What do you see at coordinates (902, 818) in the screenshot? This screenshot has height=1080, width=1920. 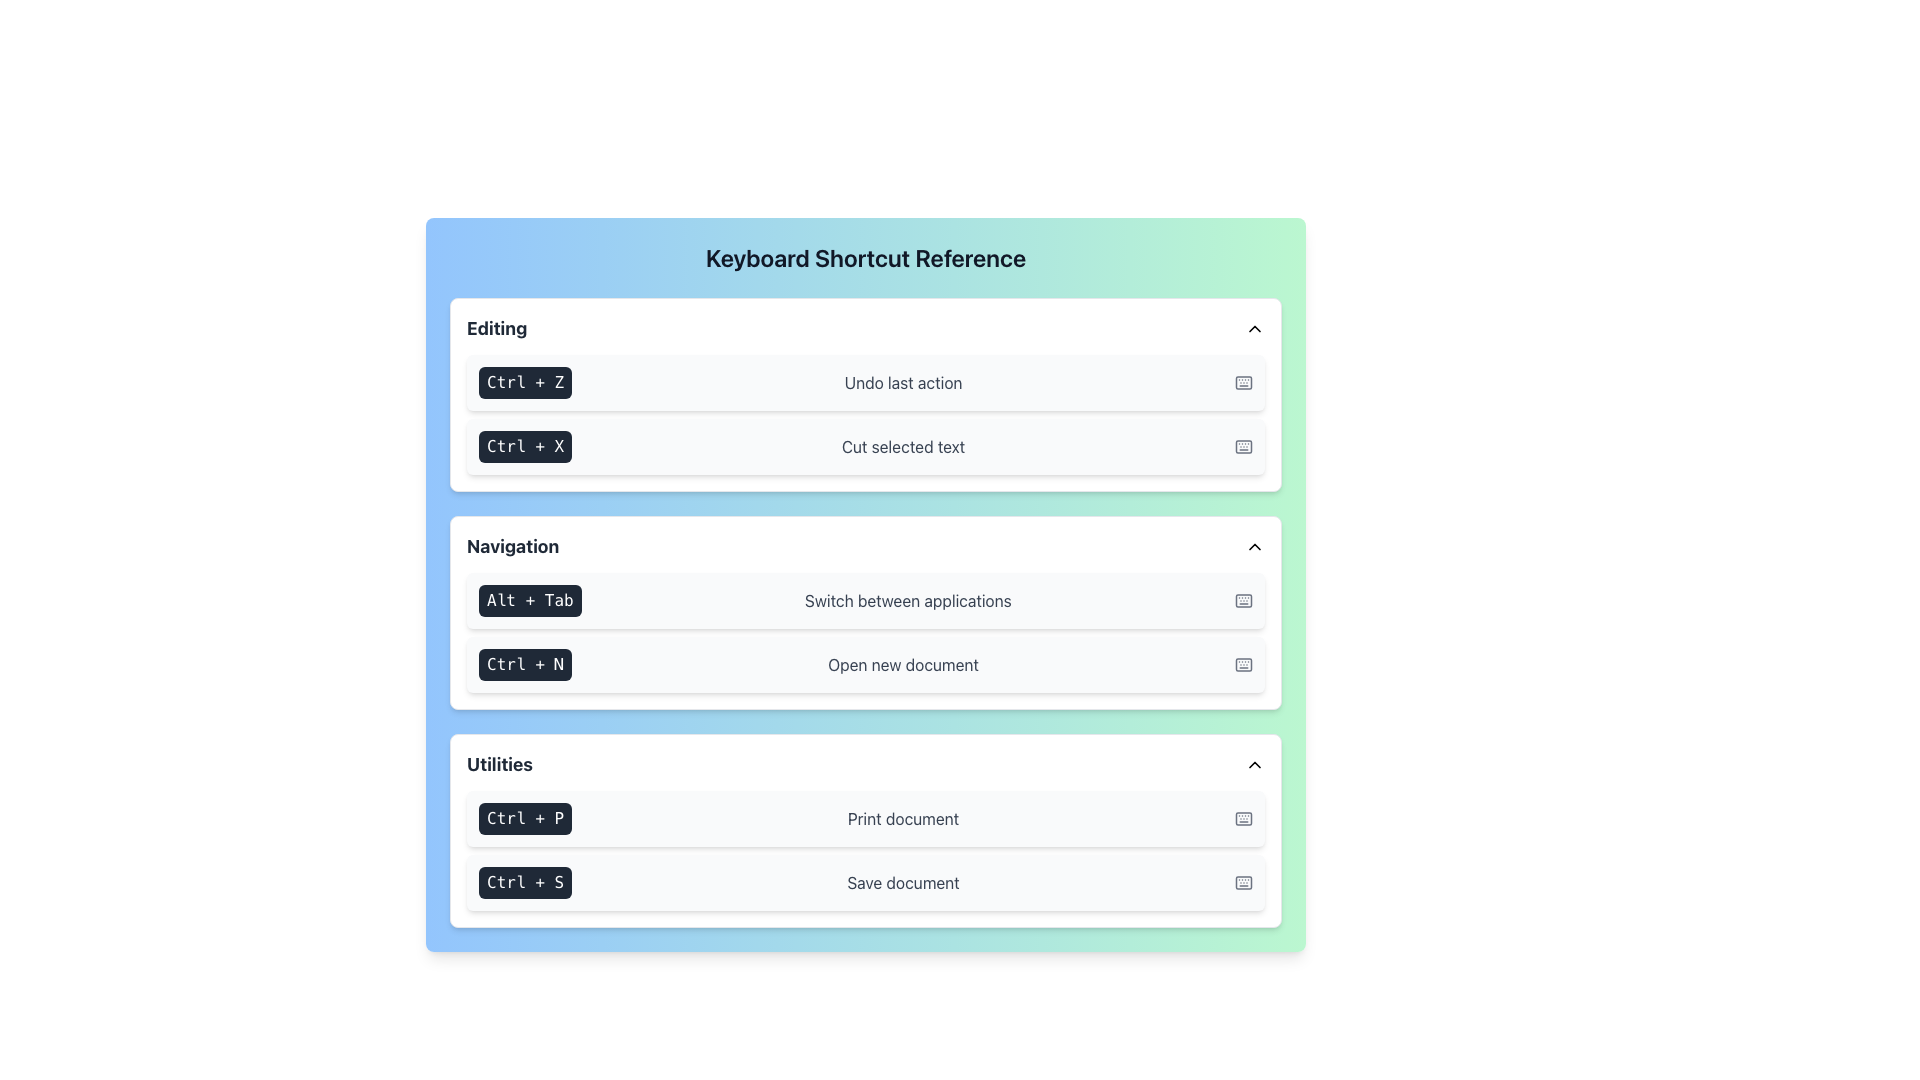 I see `the Text label in the 'Utilities' section that describes the keyboard shortcut 'Ctrl + P'` at bounding box center [902, 818].